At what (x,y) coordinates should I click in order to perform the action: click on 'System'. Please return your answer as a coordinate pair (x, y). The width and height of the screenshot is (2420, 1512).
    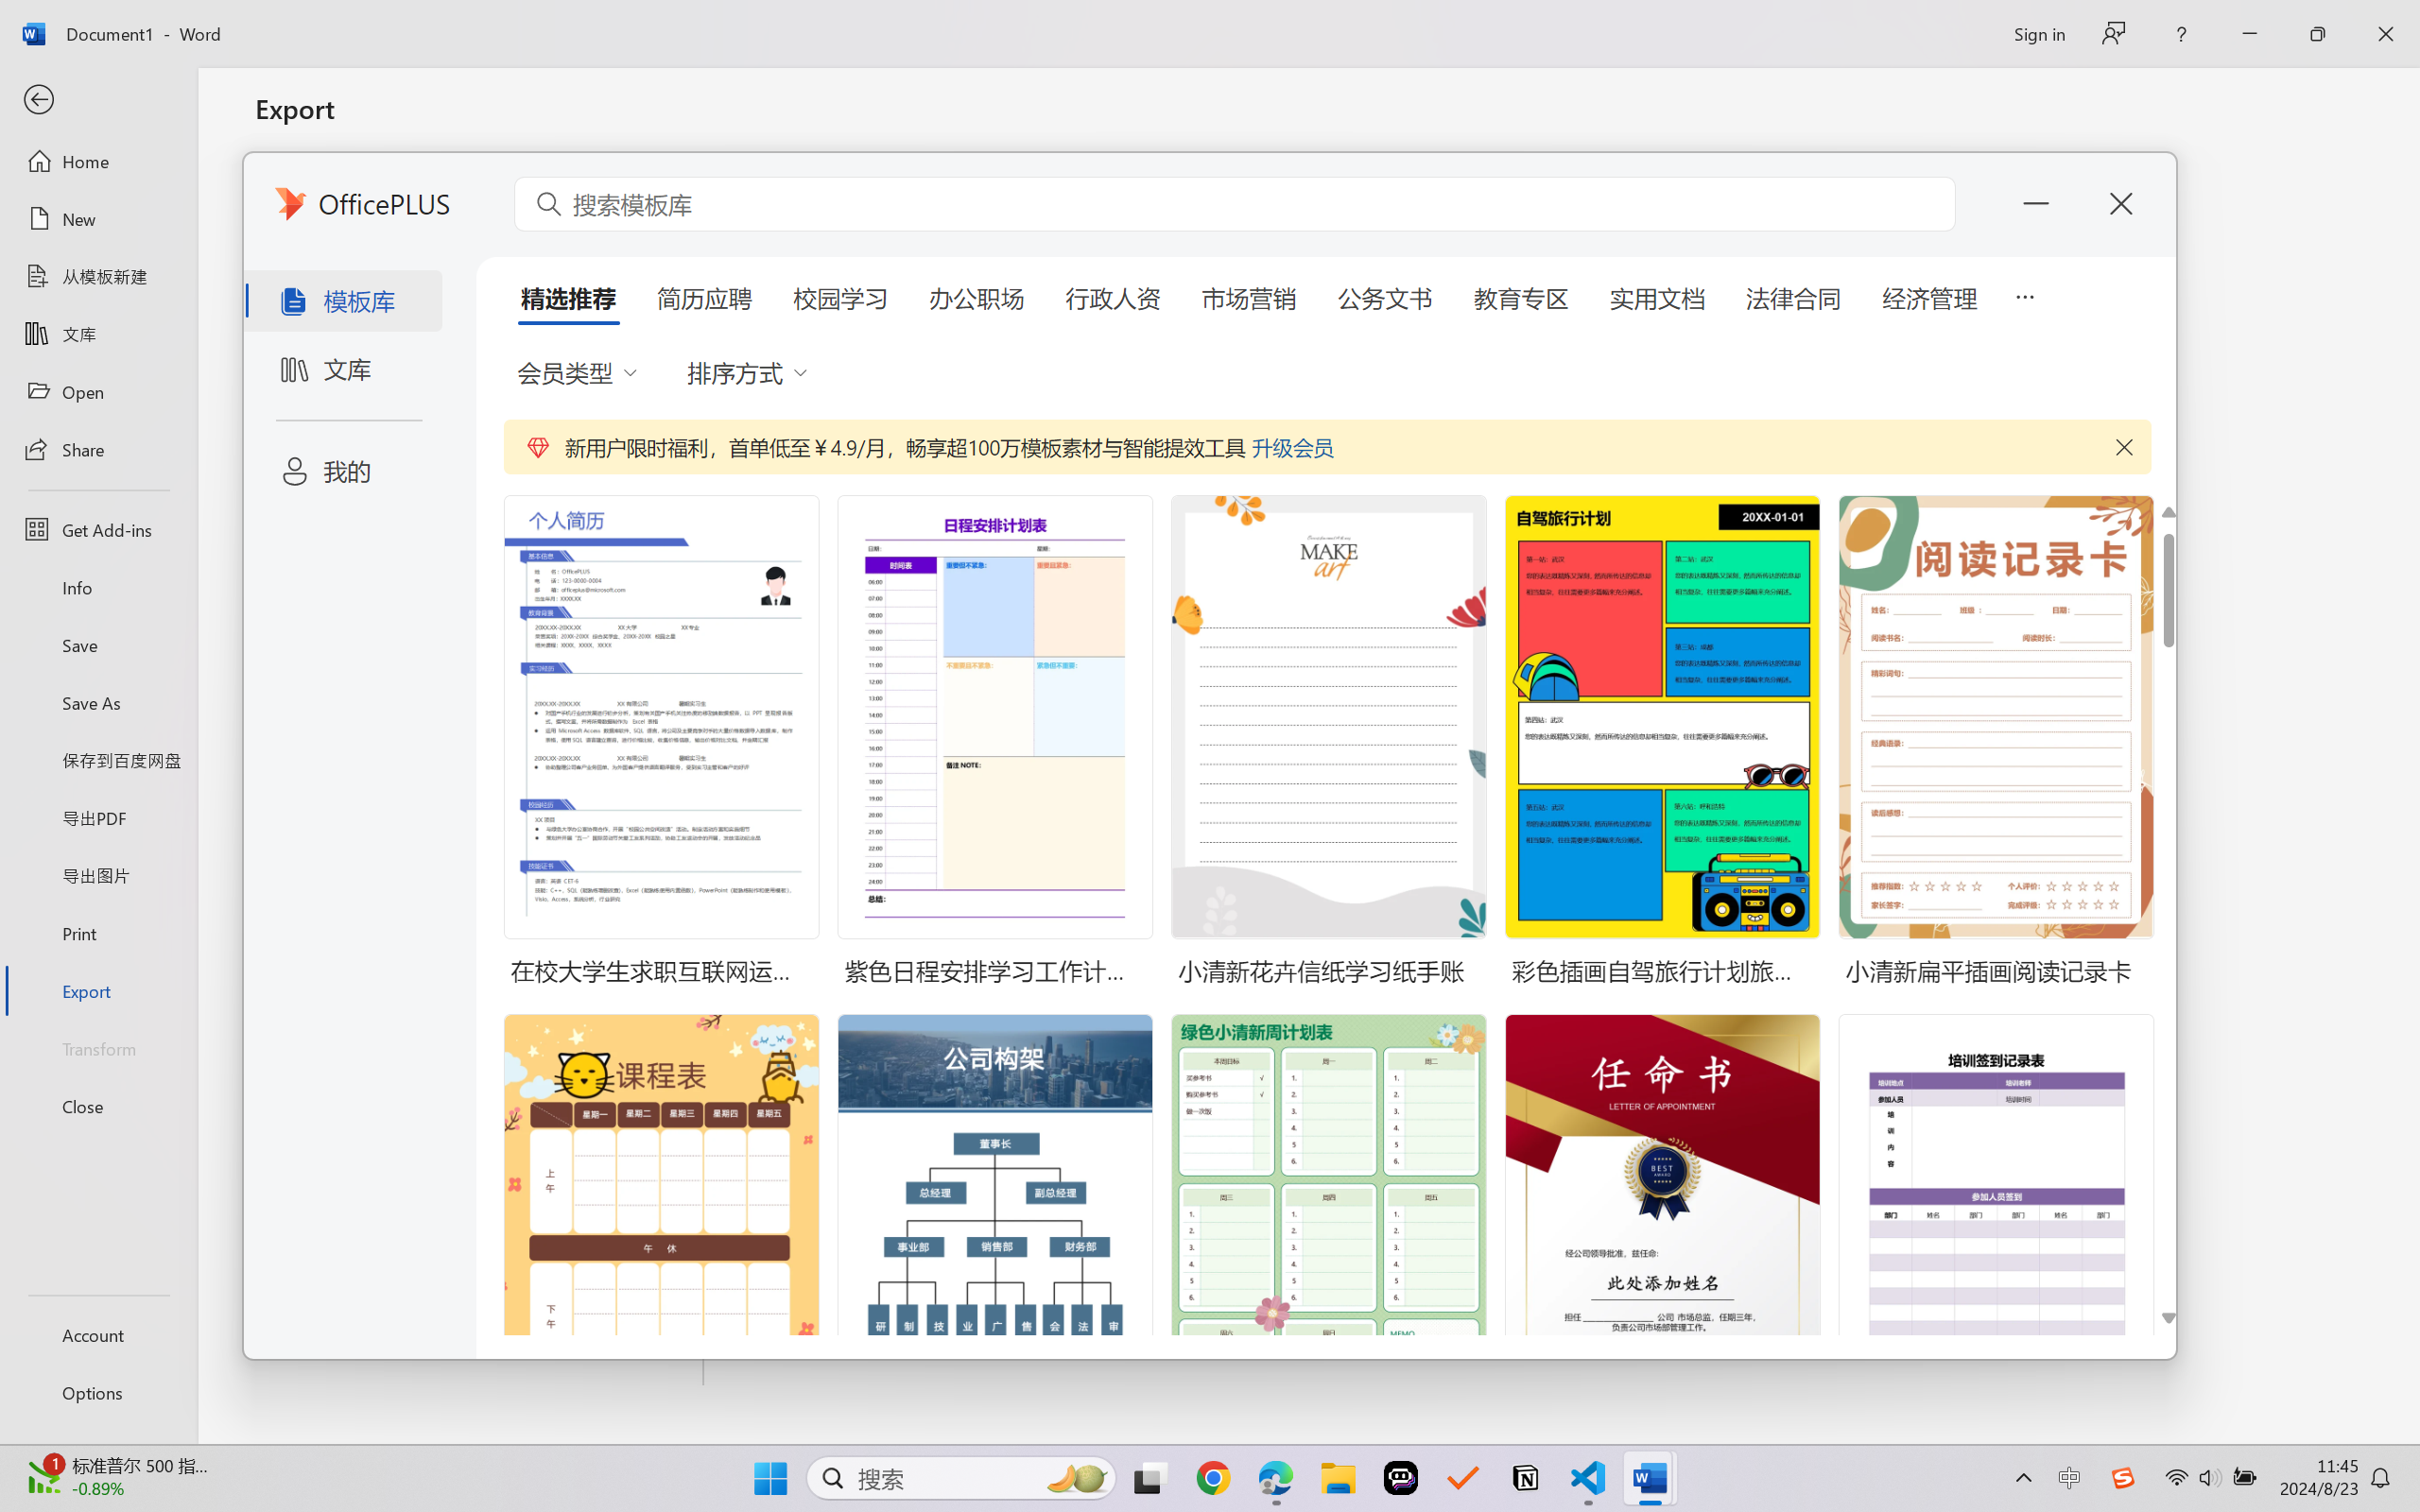
    Looking at the image, I should click on (9, 10).